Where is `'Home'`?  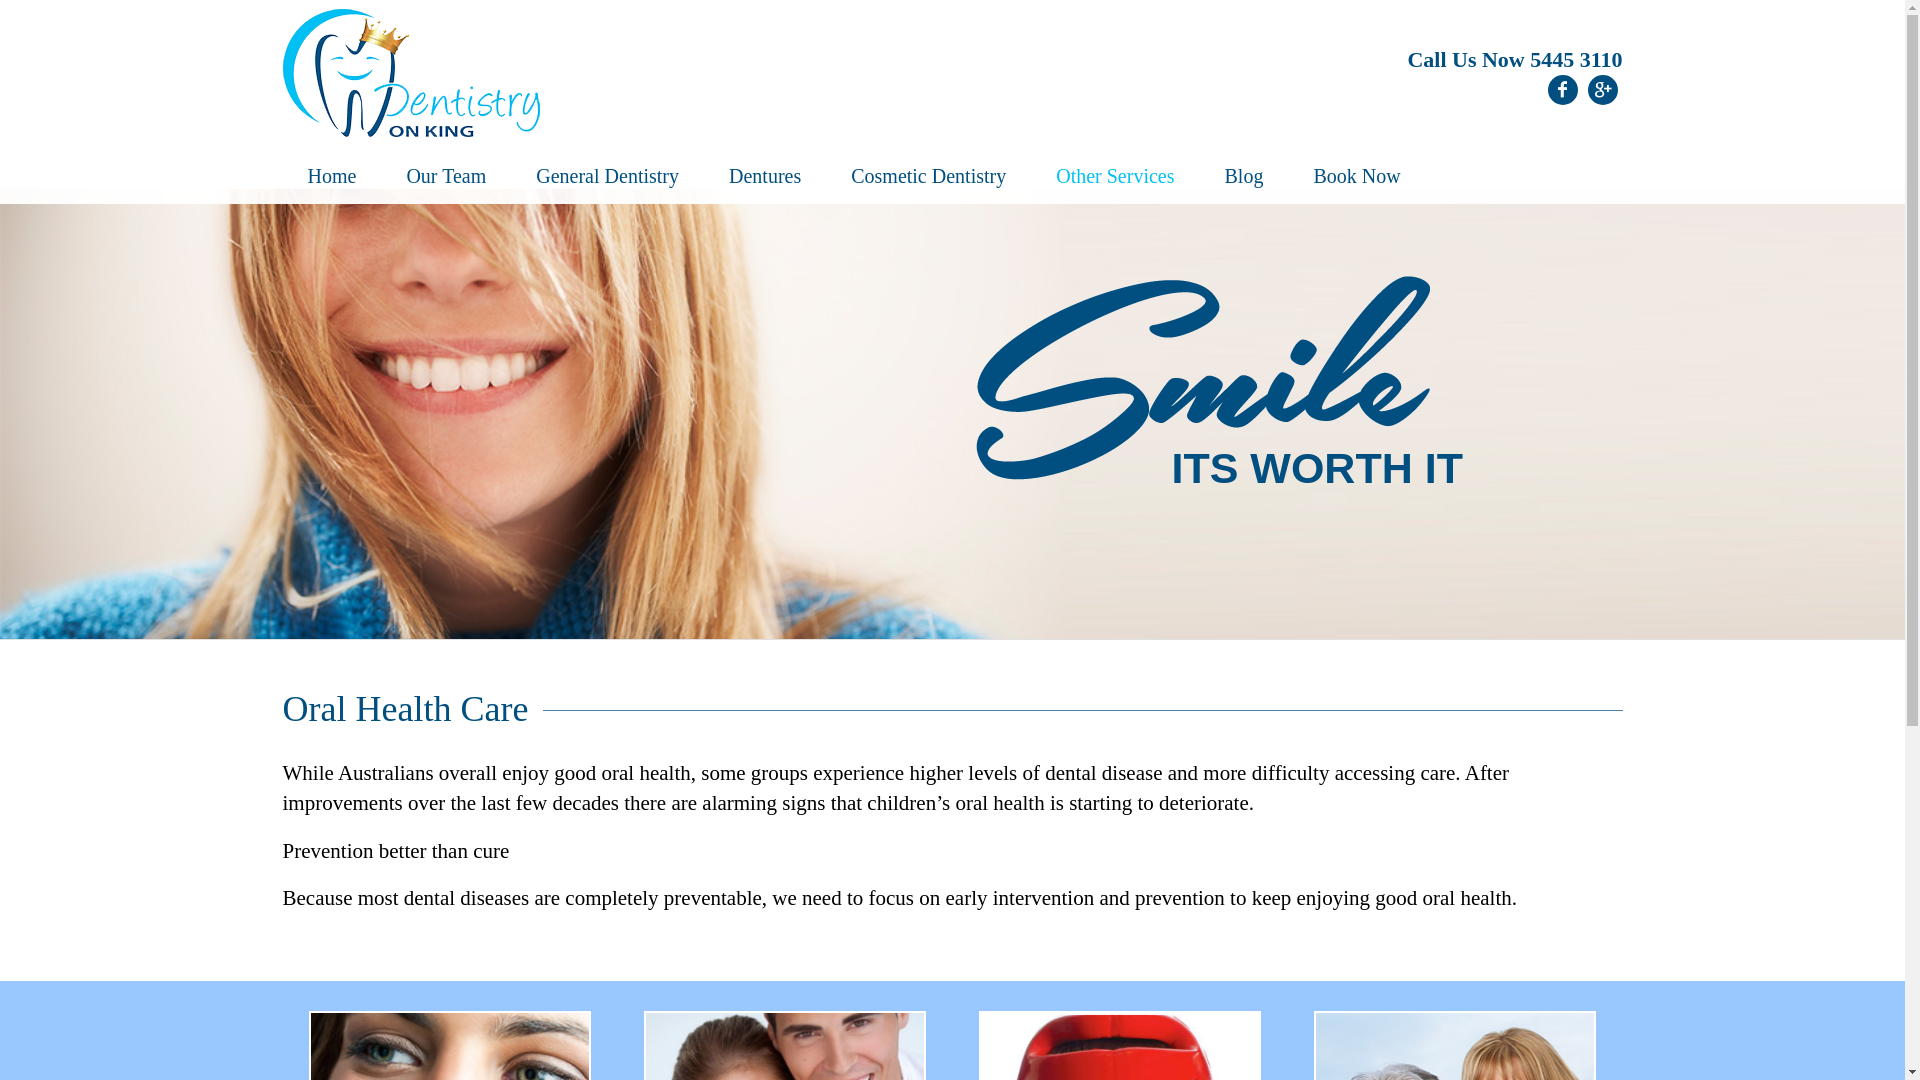
'Home' is located at coordinates (331, 177).